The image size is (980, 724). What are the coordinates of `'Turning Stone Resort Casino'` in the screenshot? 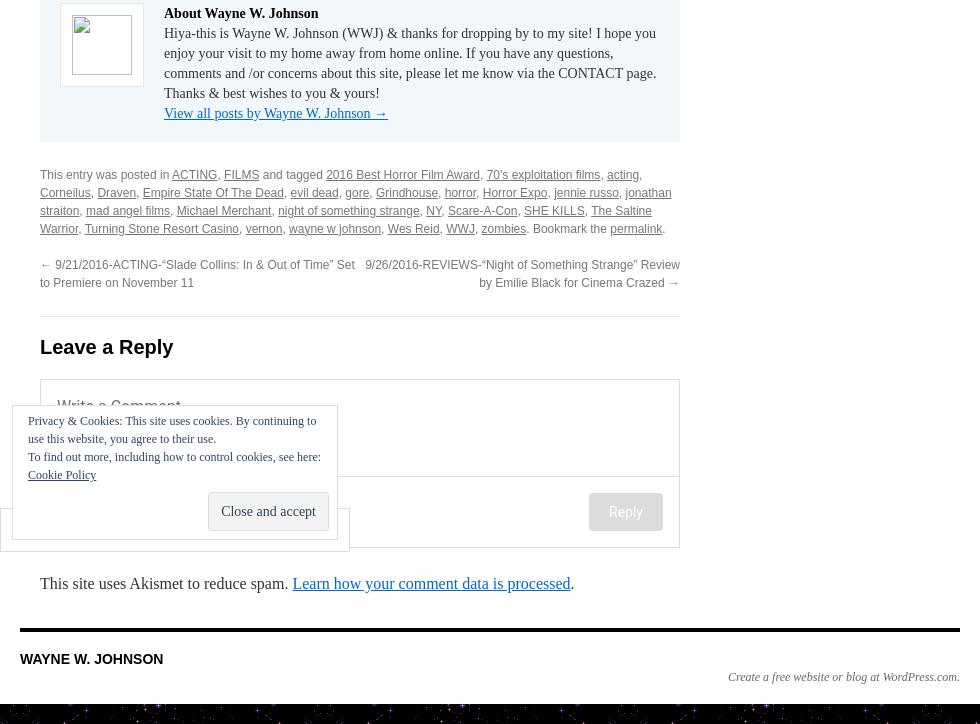 It's located at (161, 227).